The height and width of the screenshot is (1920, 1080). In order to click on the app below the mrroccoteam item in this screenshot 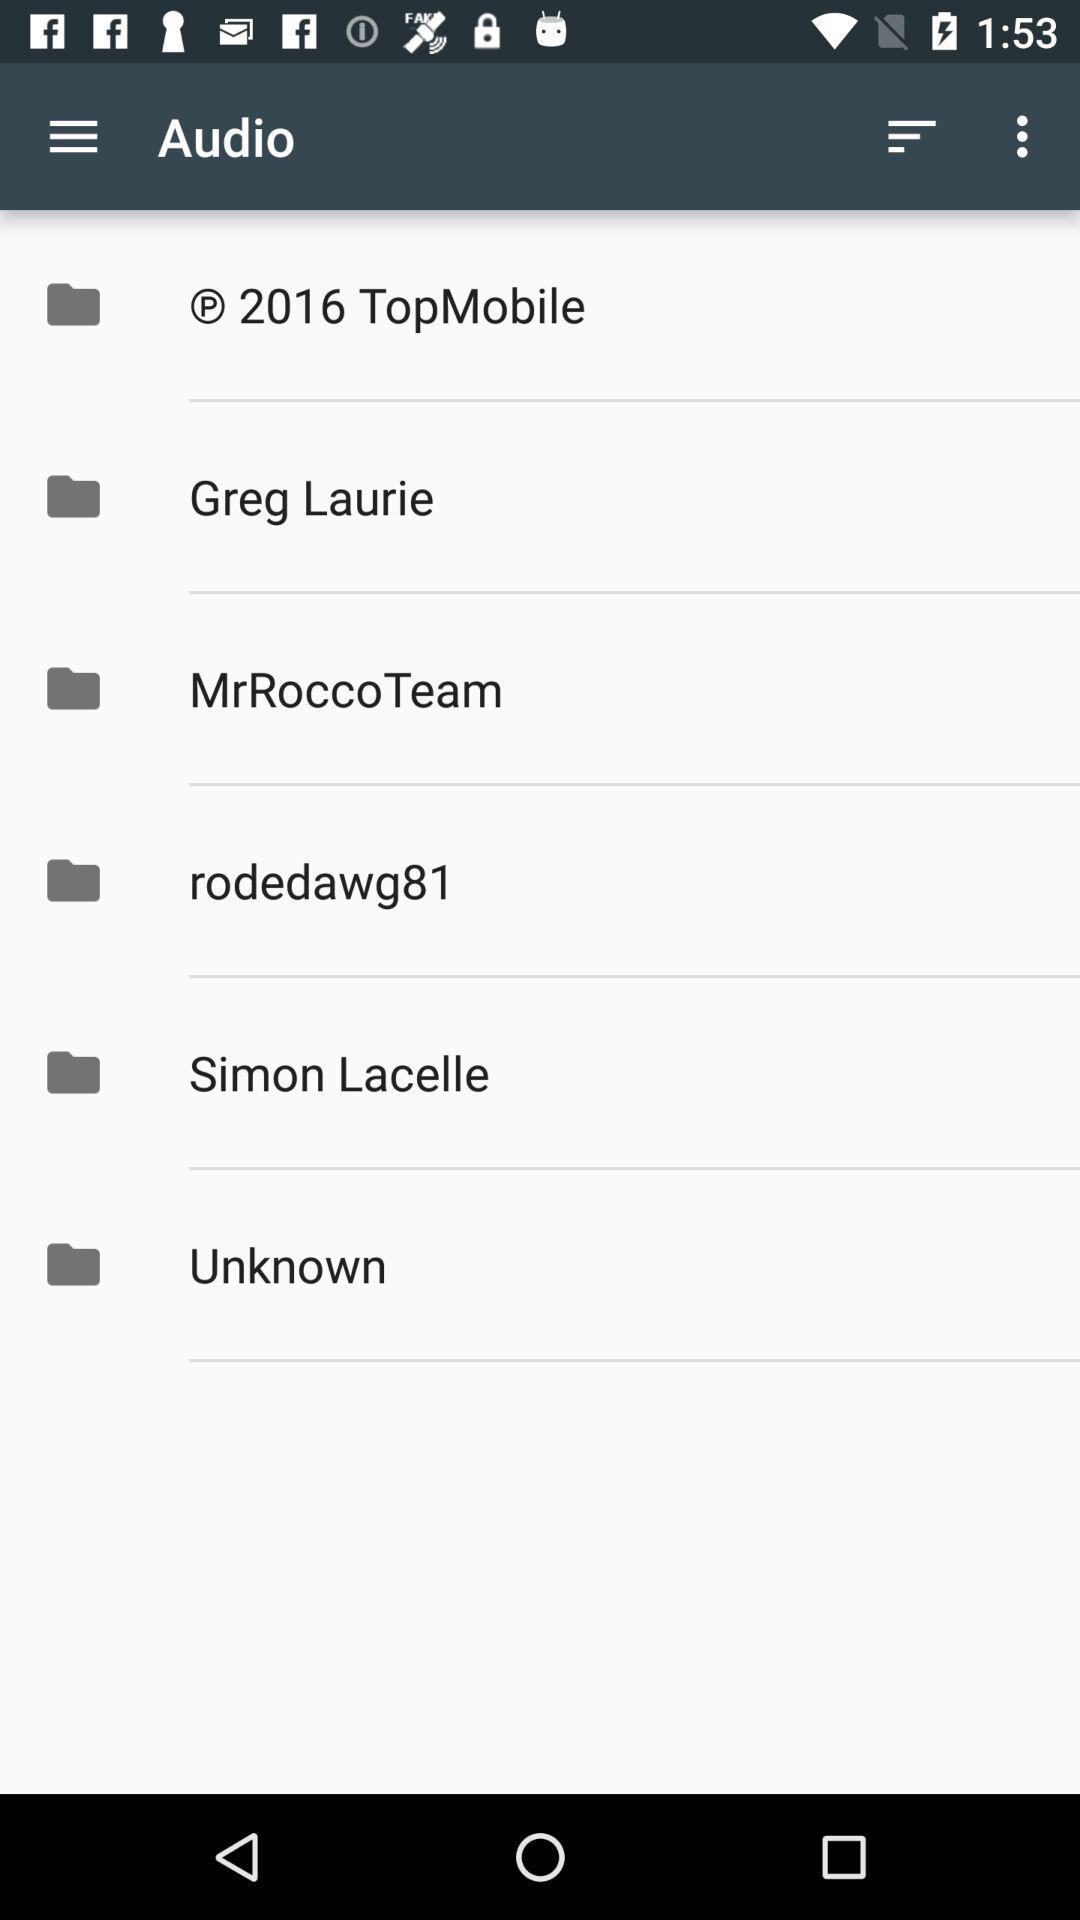, I will do `click(612, 880)`.